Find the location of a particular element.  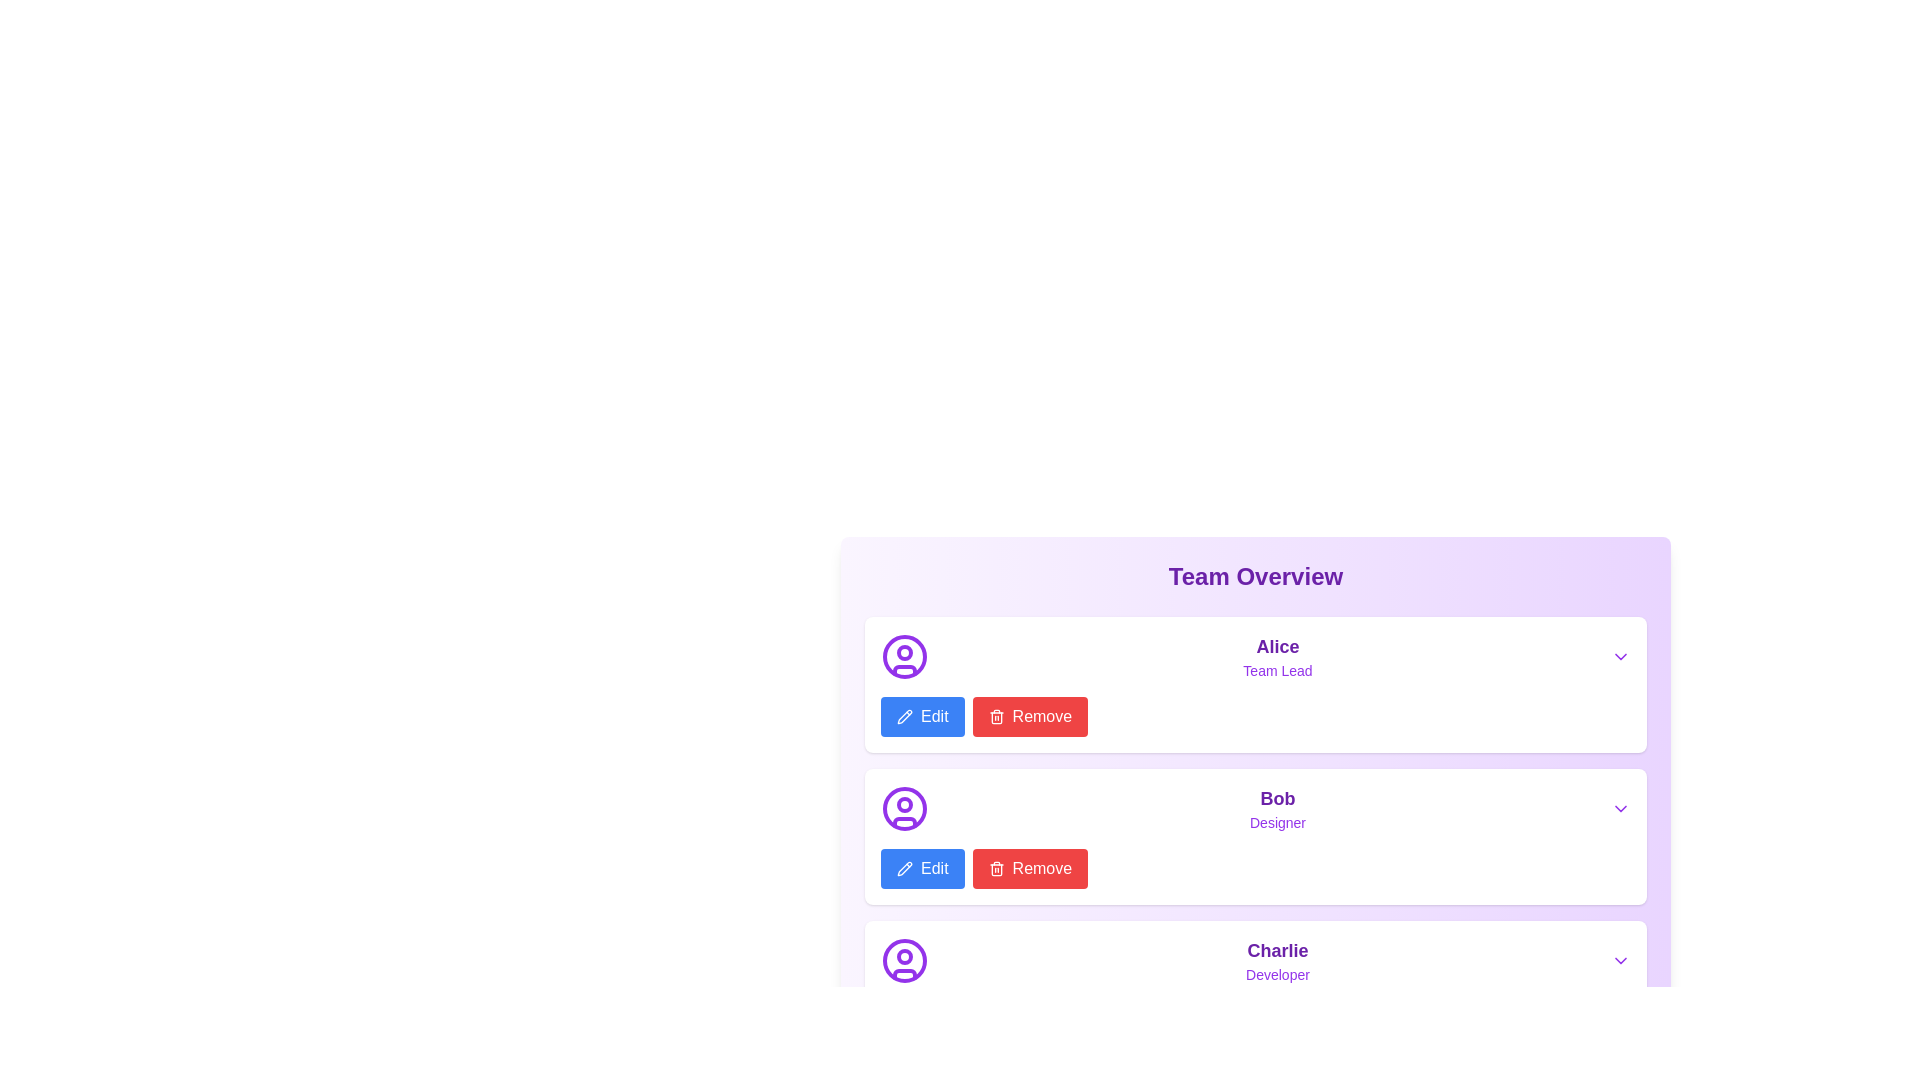

the Profile Identifier for user 'Bob', which is represented by a purple circular symbol followed by the name 'Bob' in bold purple text and the title 'Designer' in smaller purple text is located at coordinates (1255, 808).